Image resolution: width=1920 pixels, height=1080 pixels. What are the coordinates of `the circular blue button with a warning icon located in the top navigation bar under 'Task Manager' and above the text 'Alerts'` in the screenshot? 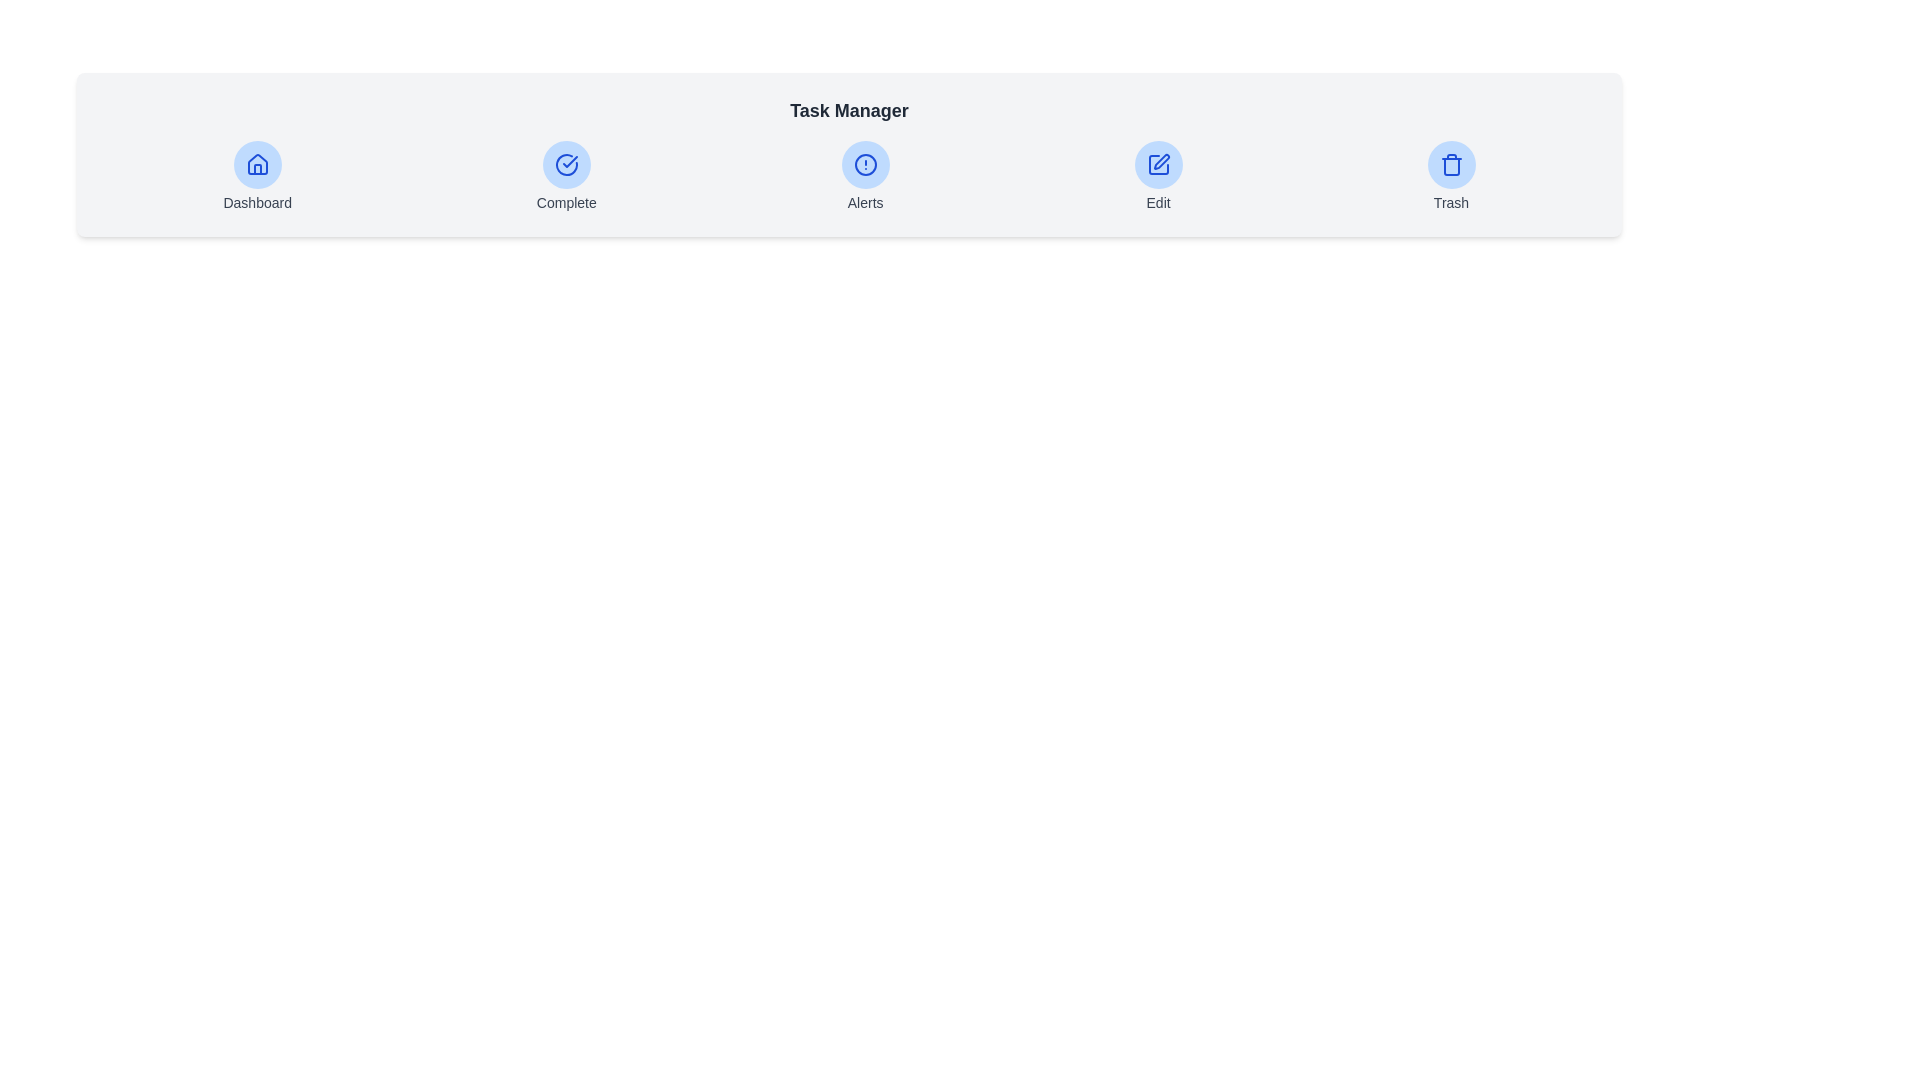 It's located at (865, 164).